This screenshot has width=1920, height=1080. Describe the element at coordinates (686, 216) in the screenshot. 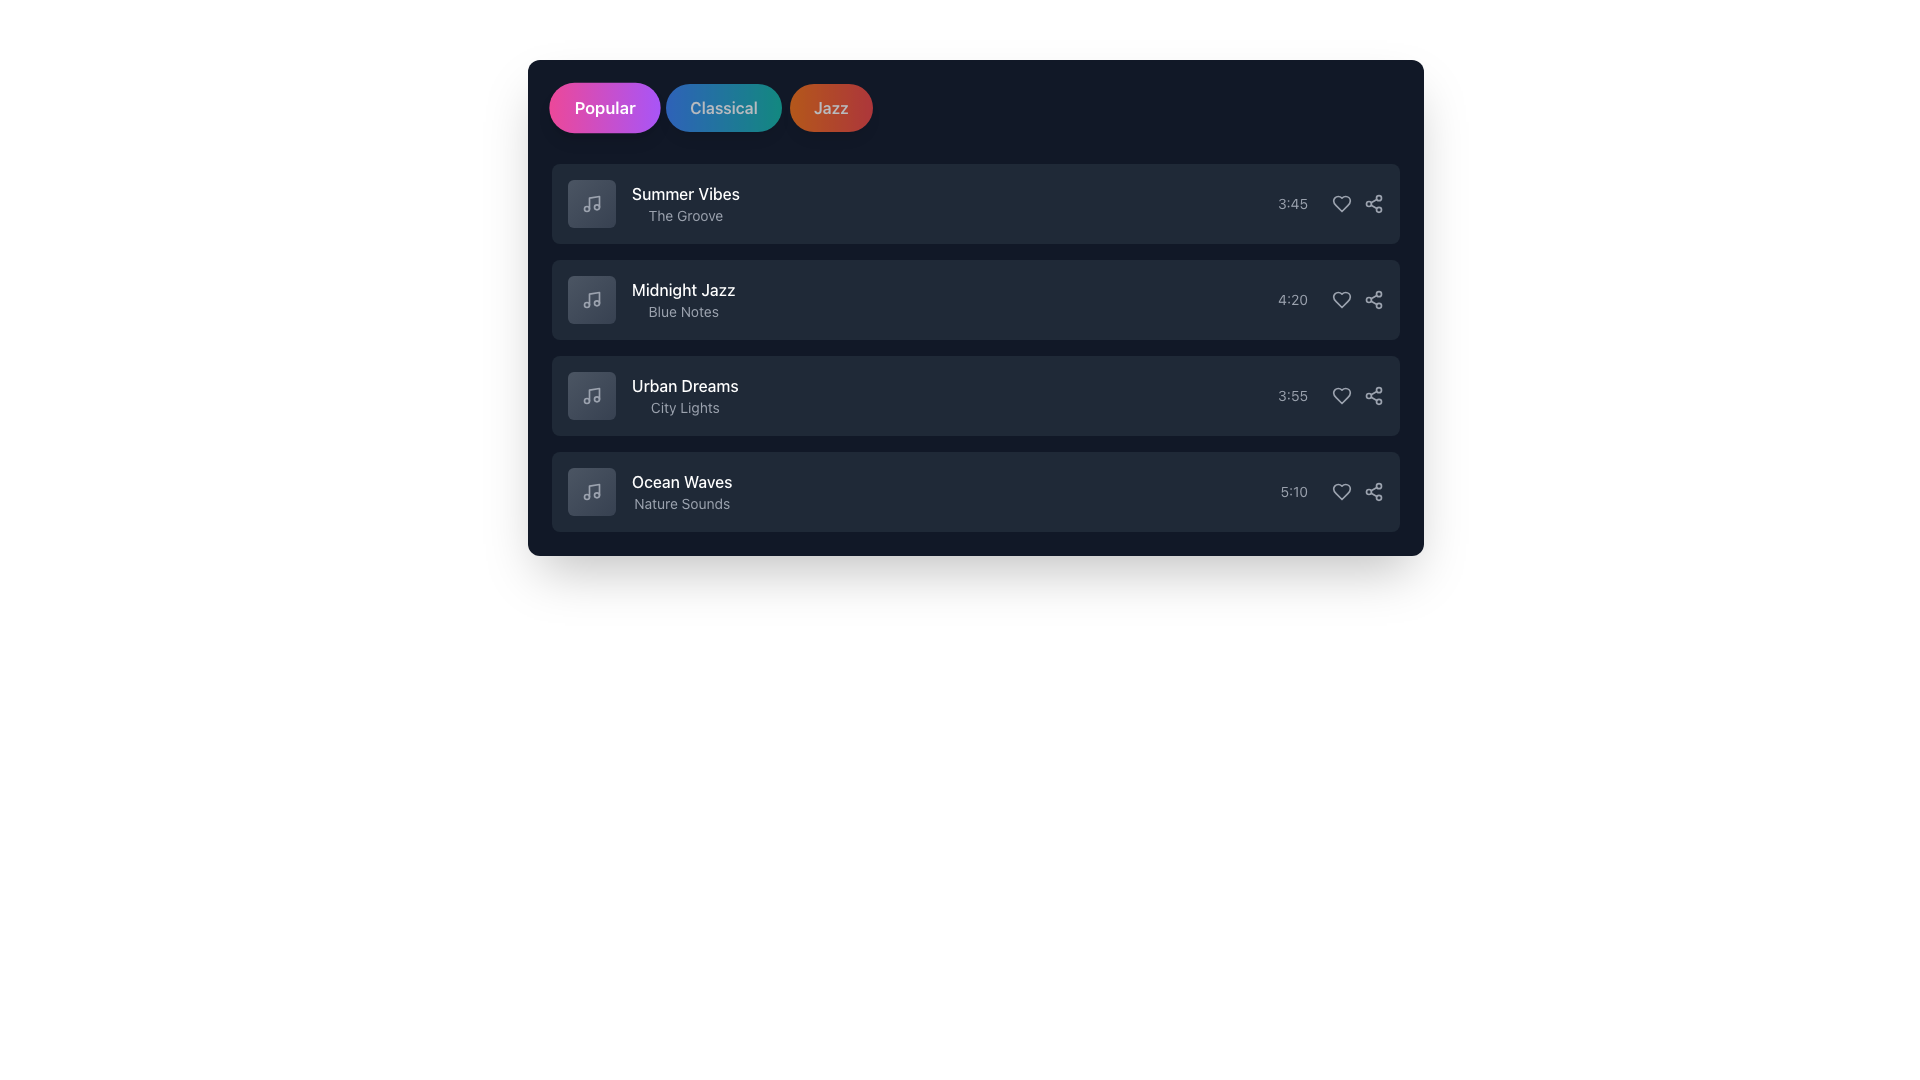

I see `the text label displaying 'The Groove' in a small gray font, located below 'Summer Vibes' in the music playlist interface` at that location.